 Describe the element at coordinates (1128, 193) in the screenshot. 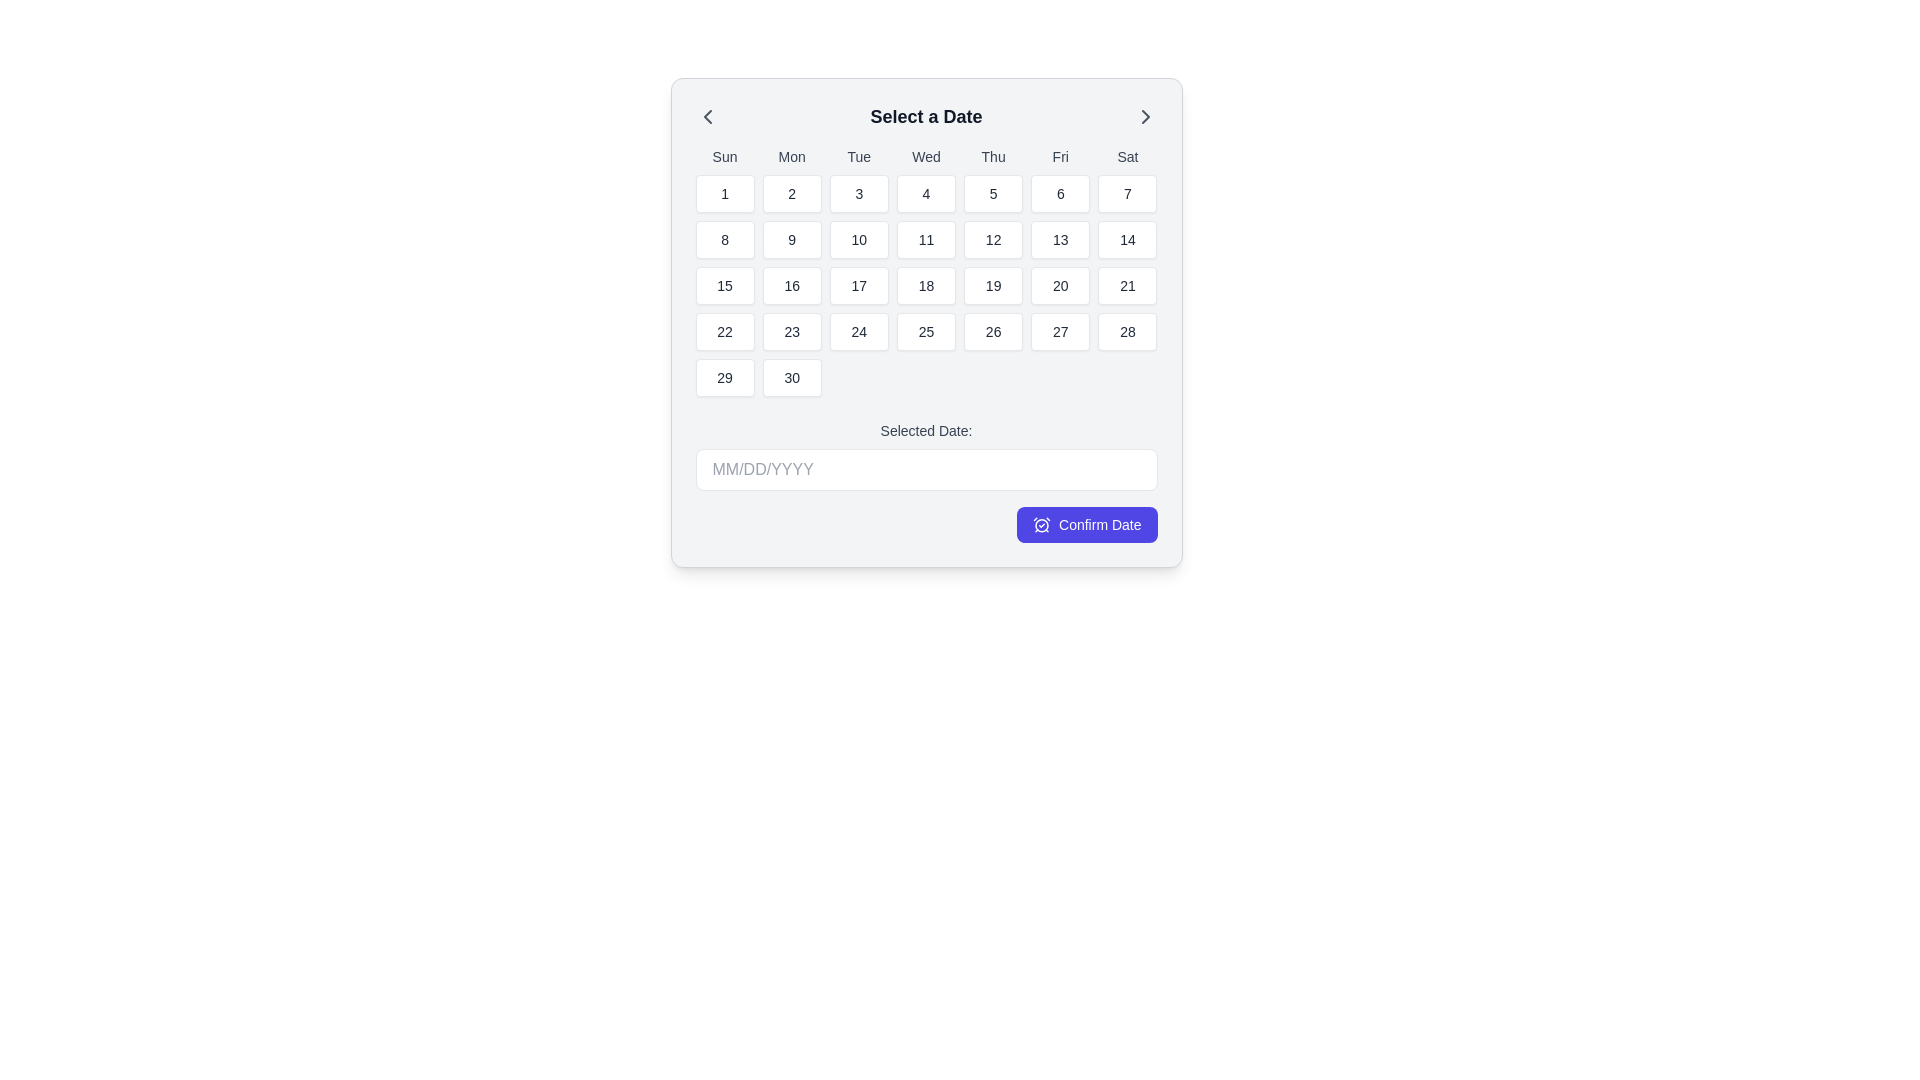

I see `the rectangular button displaying the number '7' in the center, located in the first row of the calendar grid under the 'Sat' column` at that location.